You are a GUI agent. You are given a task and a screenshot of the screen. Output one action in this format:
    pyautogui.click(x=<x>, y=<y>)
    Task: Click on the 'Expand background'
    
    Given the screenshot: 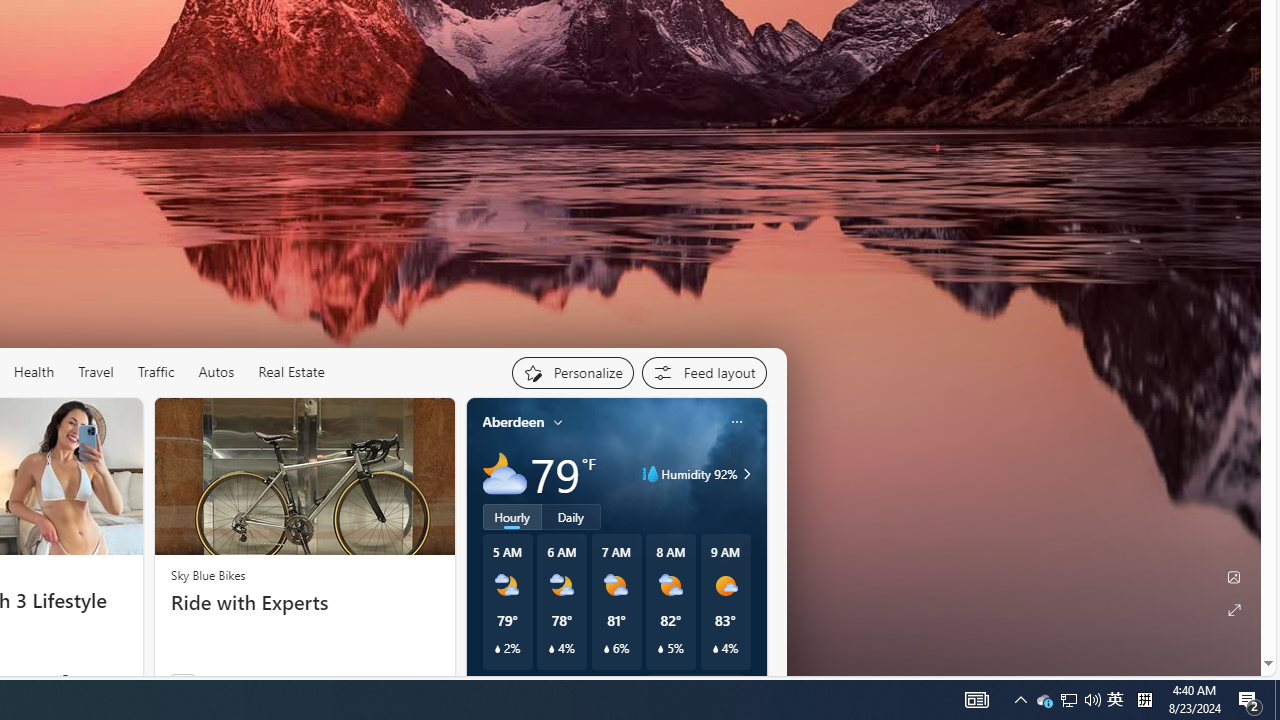 What is the action you would take?
    pyautogui.click(x=1232, y=609)
    